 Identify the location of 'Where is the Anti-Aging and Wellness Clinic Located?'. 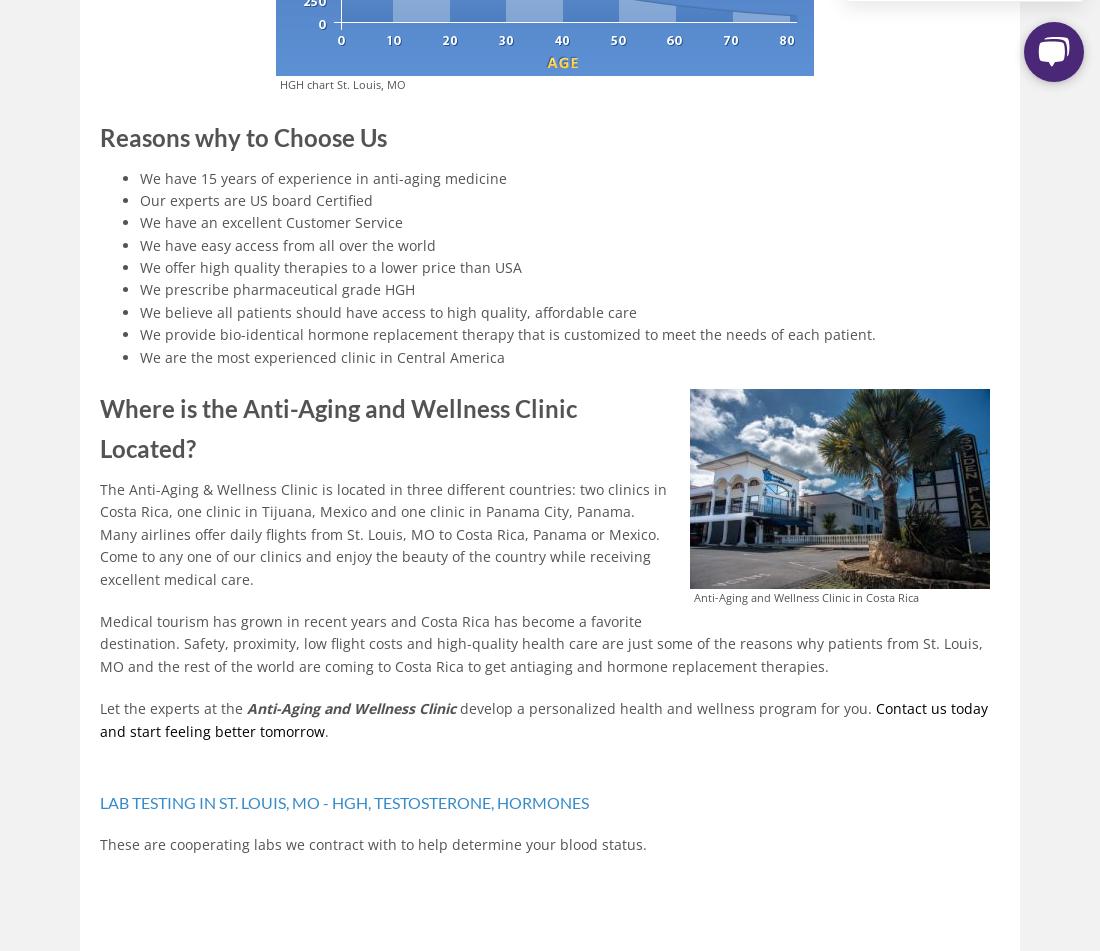
(337, 428).